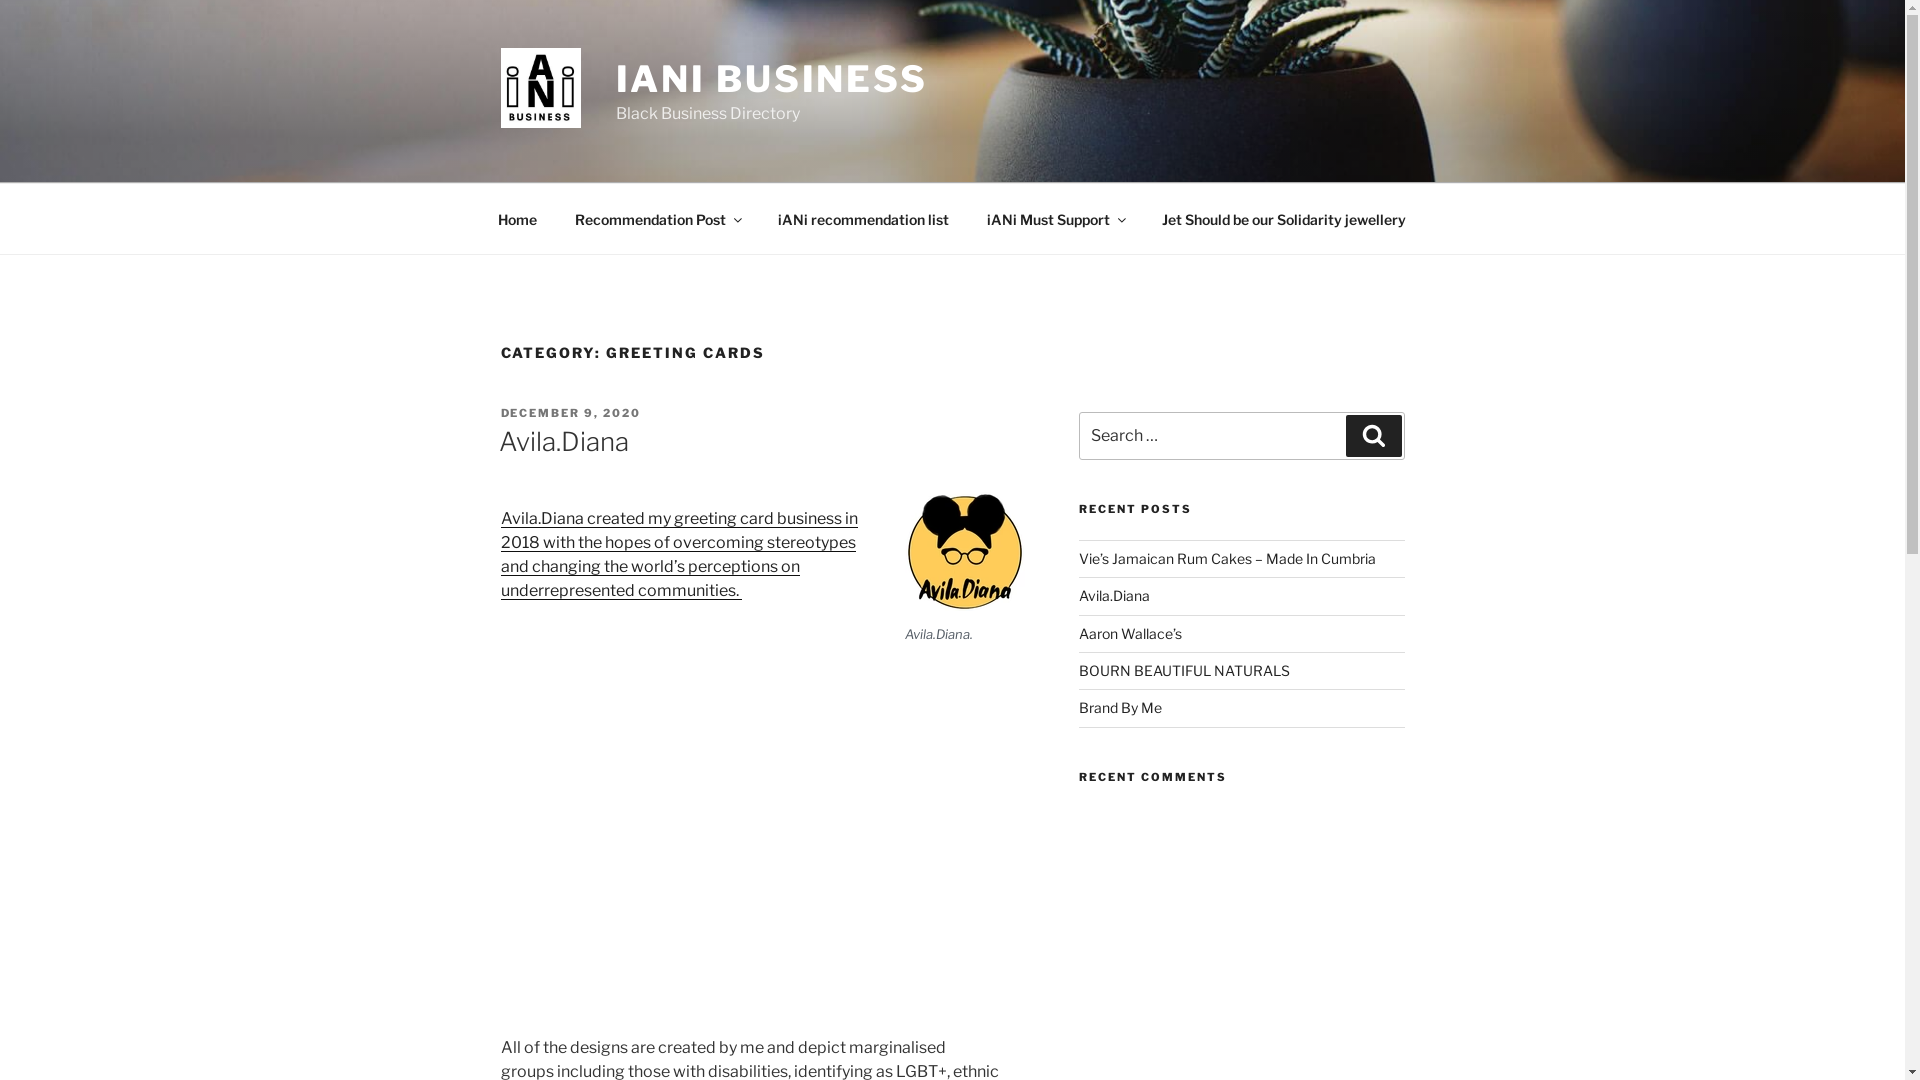 The height and width of the screenshot is (1080, 1920). What do you see at coordinates (657, 218) in the screenshot?
I see `'Recommendation Post'` at bounding box center [657, 218].